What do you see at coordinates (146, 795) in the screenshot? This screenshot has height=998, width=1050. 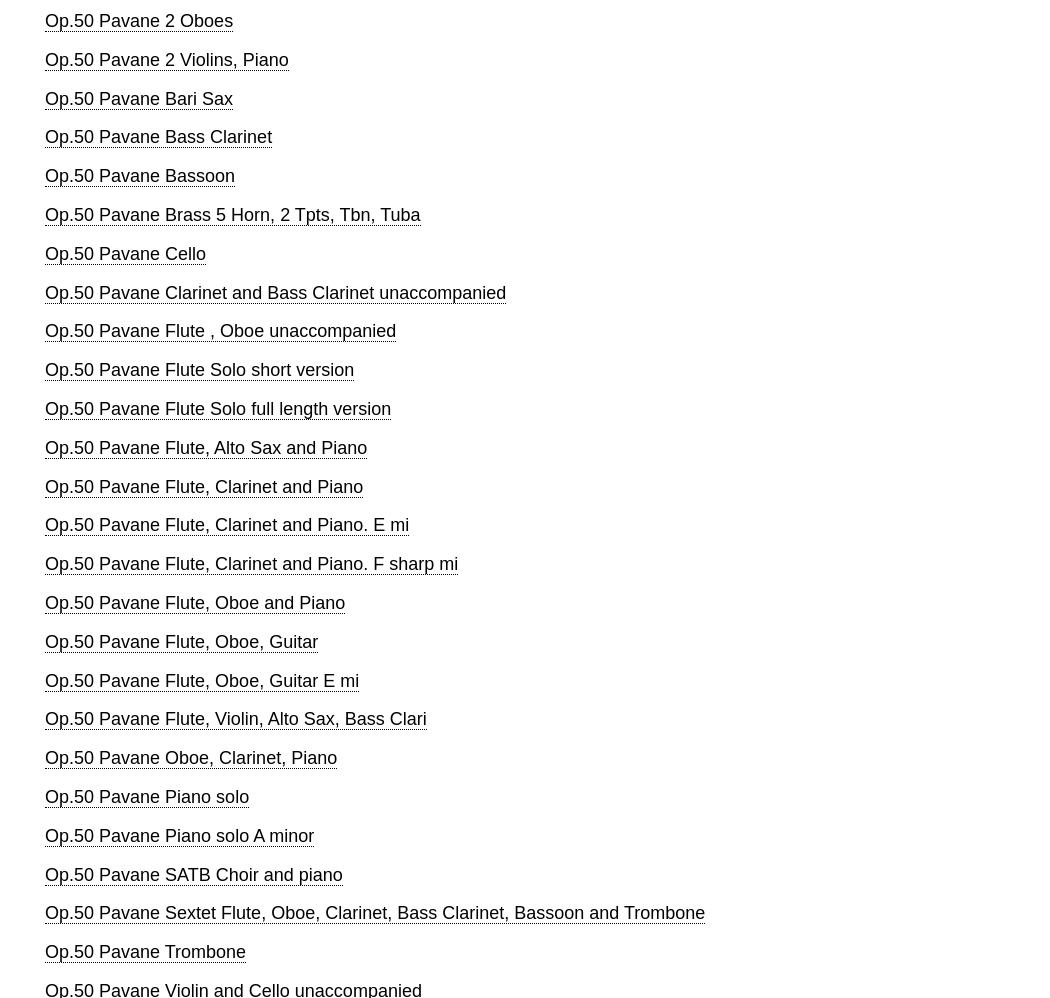 I see `'Op.50  Pavane  Piano solo'` at bounding box center [146, 795].